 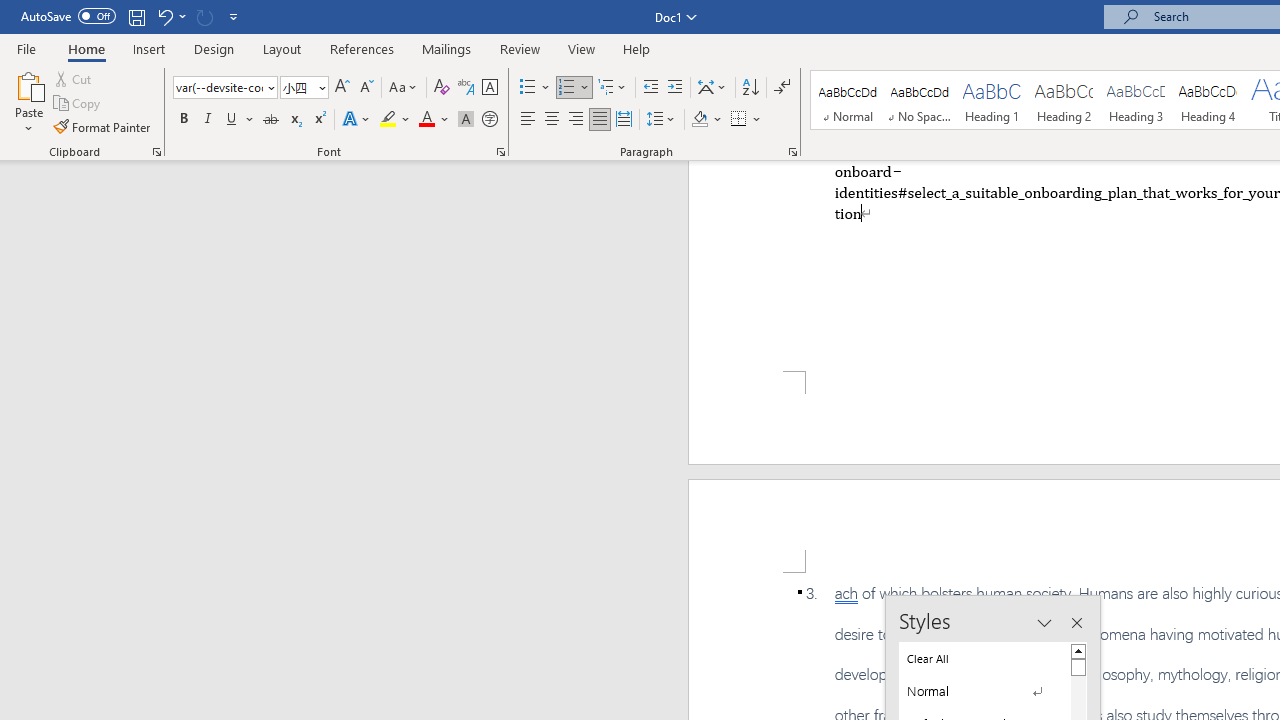 What do you see at coordinates (791, 150) in the screenshot?
I see `'Paragraph...'` at bounding box center [791, 150].